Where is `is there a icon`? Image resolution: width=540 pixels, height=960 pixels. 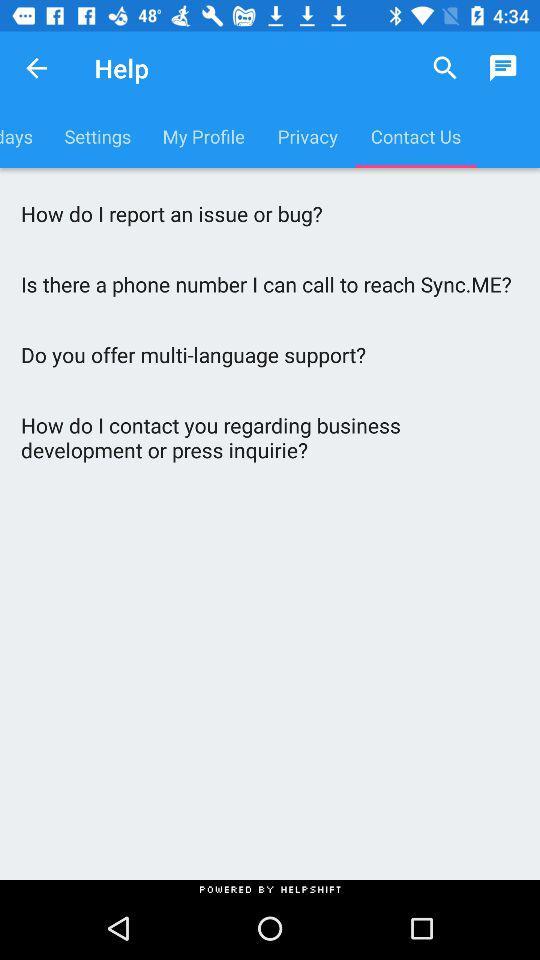 is there a icon is located at coordinates (270, 283).